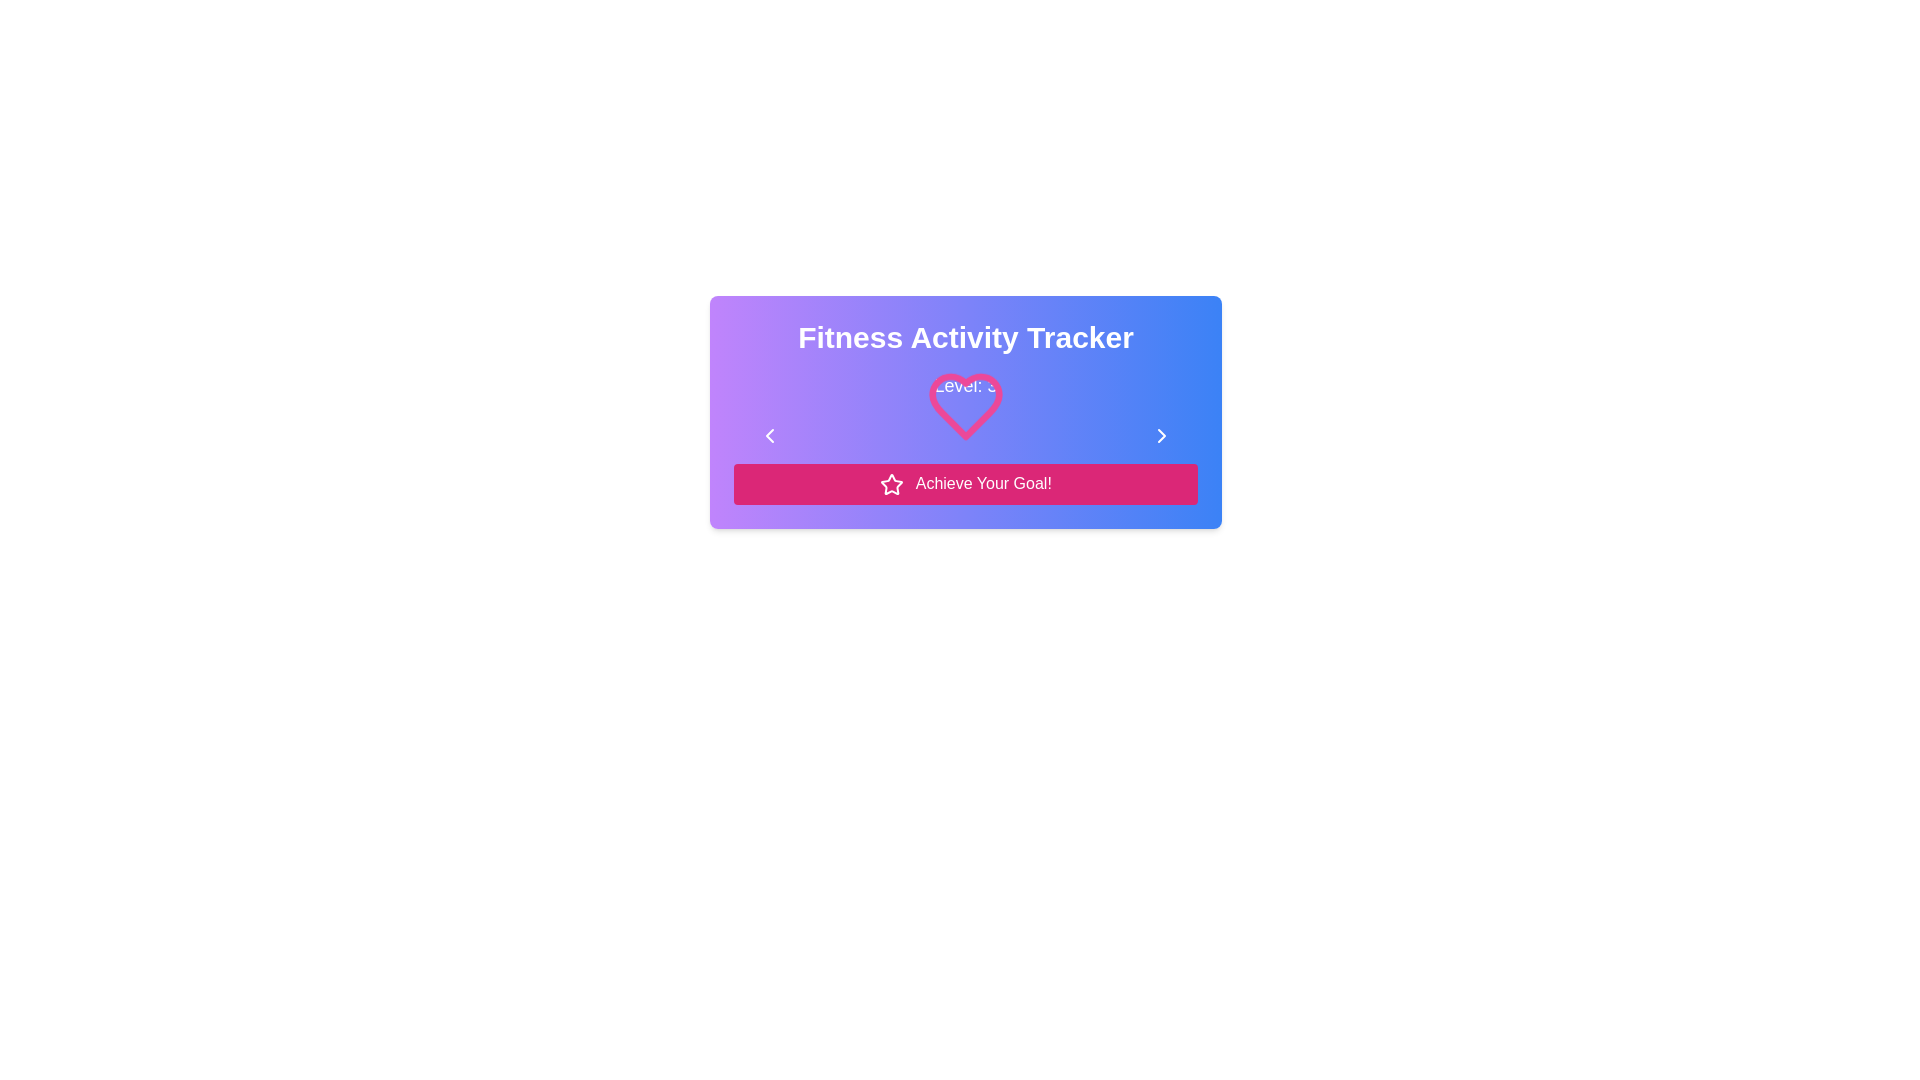 Image resolution: width=1920 pixels, height=1080 pixels. Describe the element at coordinates (965, 415) in the screenshot. I see `the heart icon located below the 'Fitness Activity Tracker' label and above the 'Achieve Your Goal!' button, which serves as a decorative element related to fitness goals` at that location.